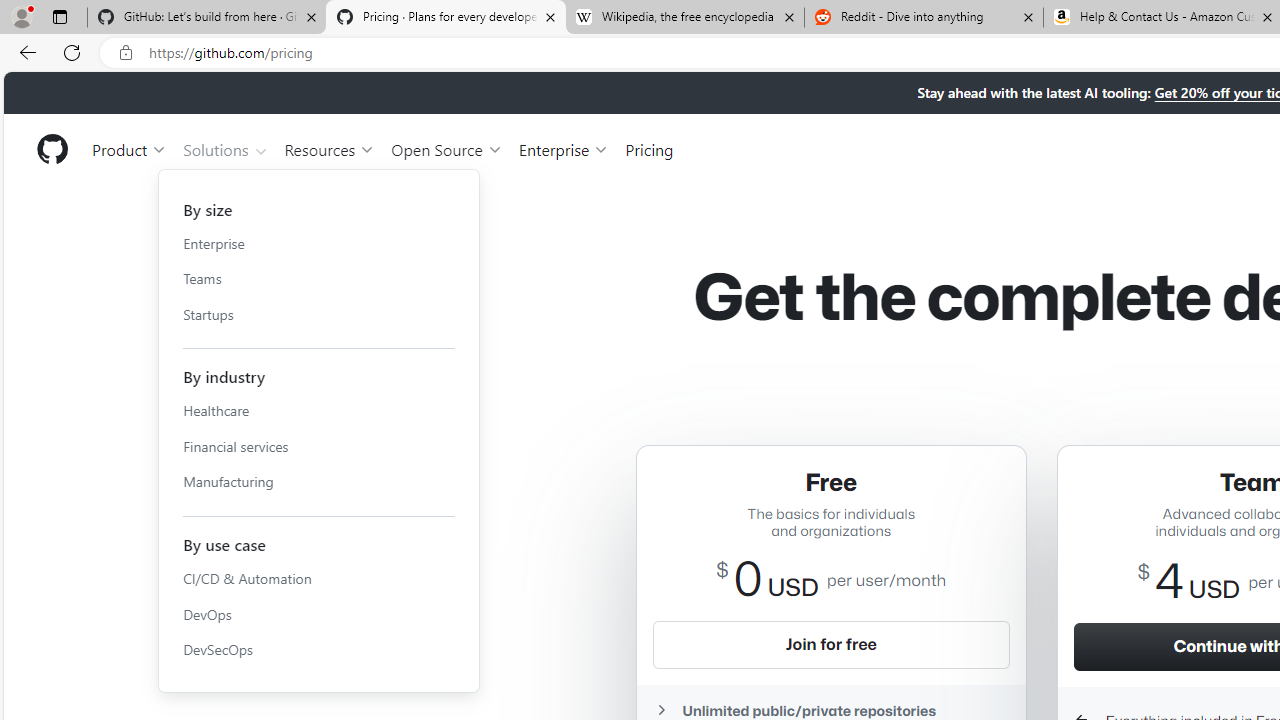  I want to click on 'CI/CD & Automation', so click(318, 578).